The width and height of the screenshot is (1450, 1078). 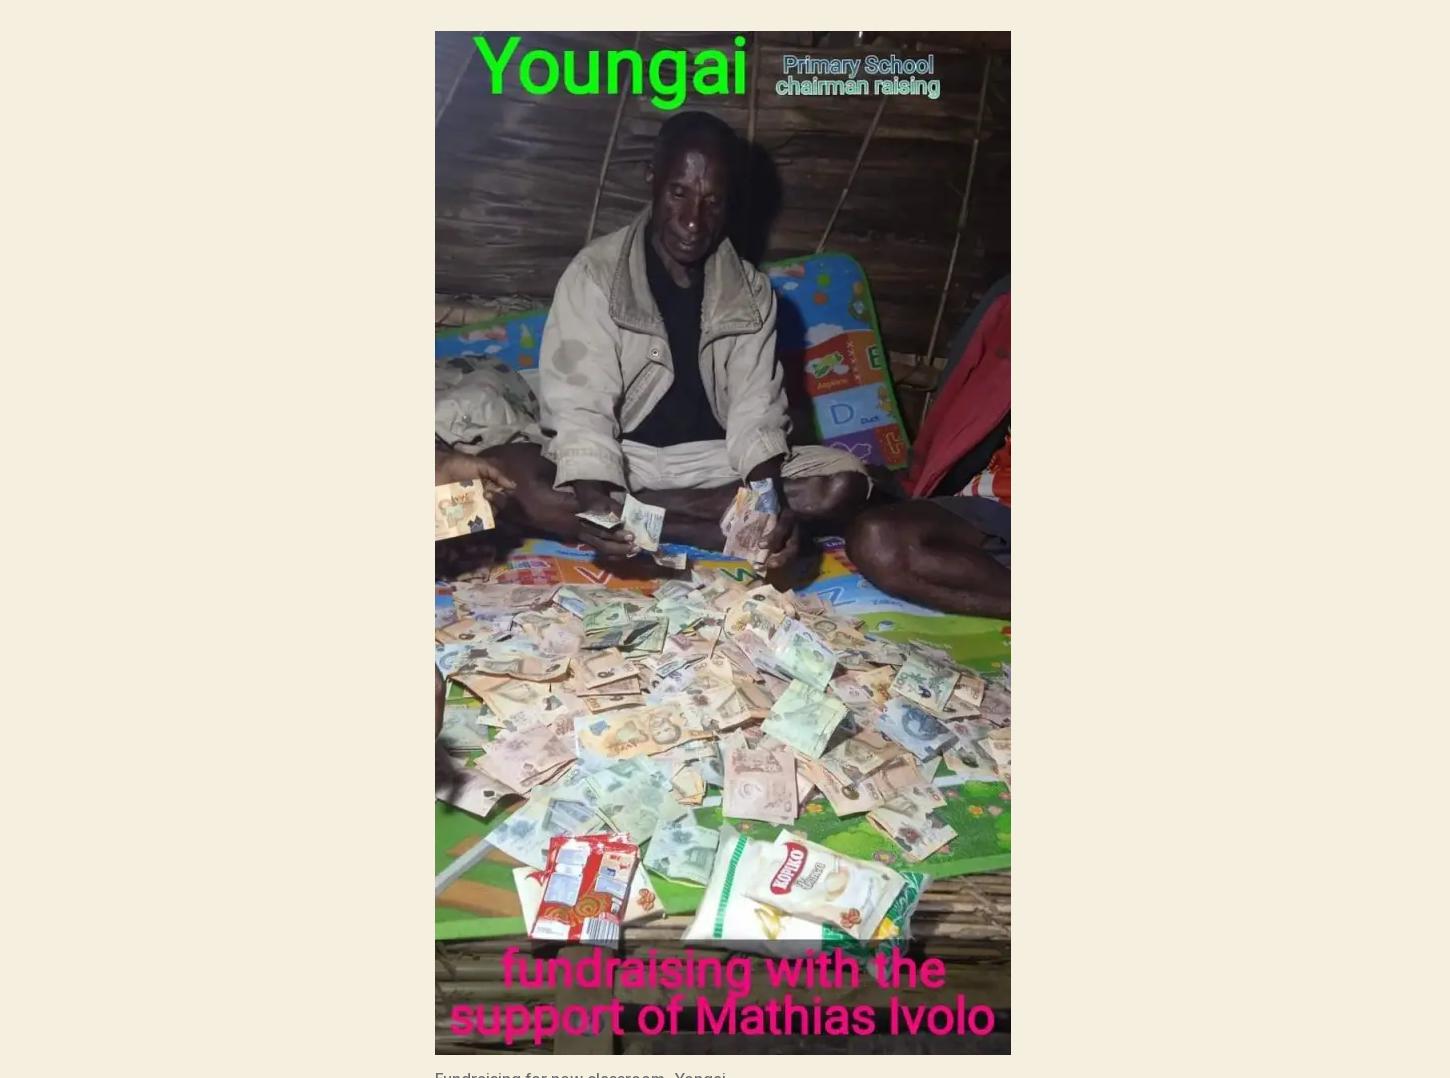 I want to click on 'To the top', so click(x=1219, y=944).